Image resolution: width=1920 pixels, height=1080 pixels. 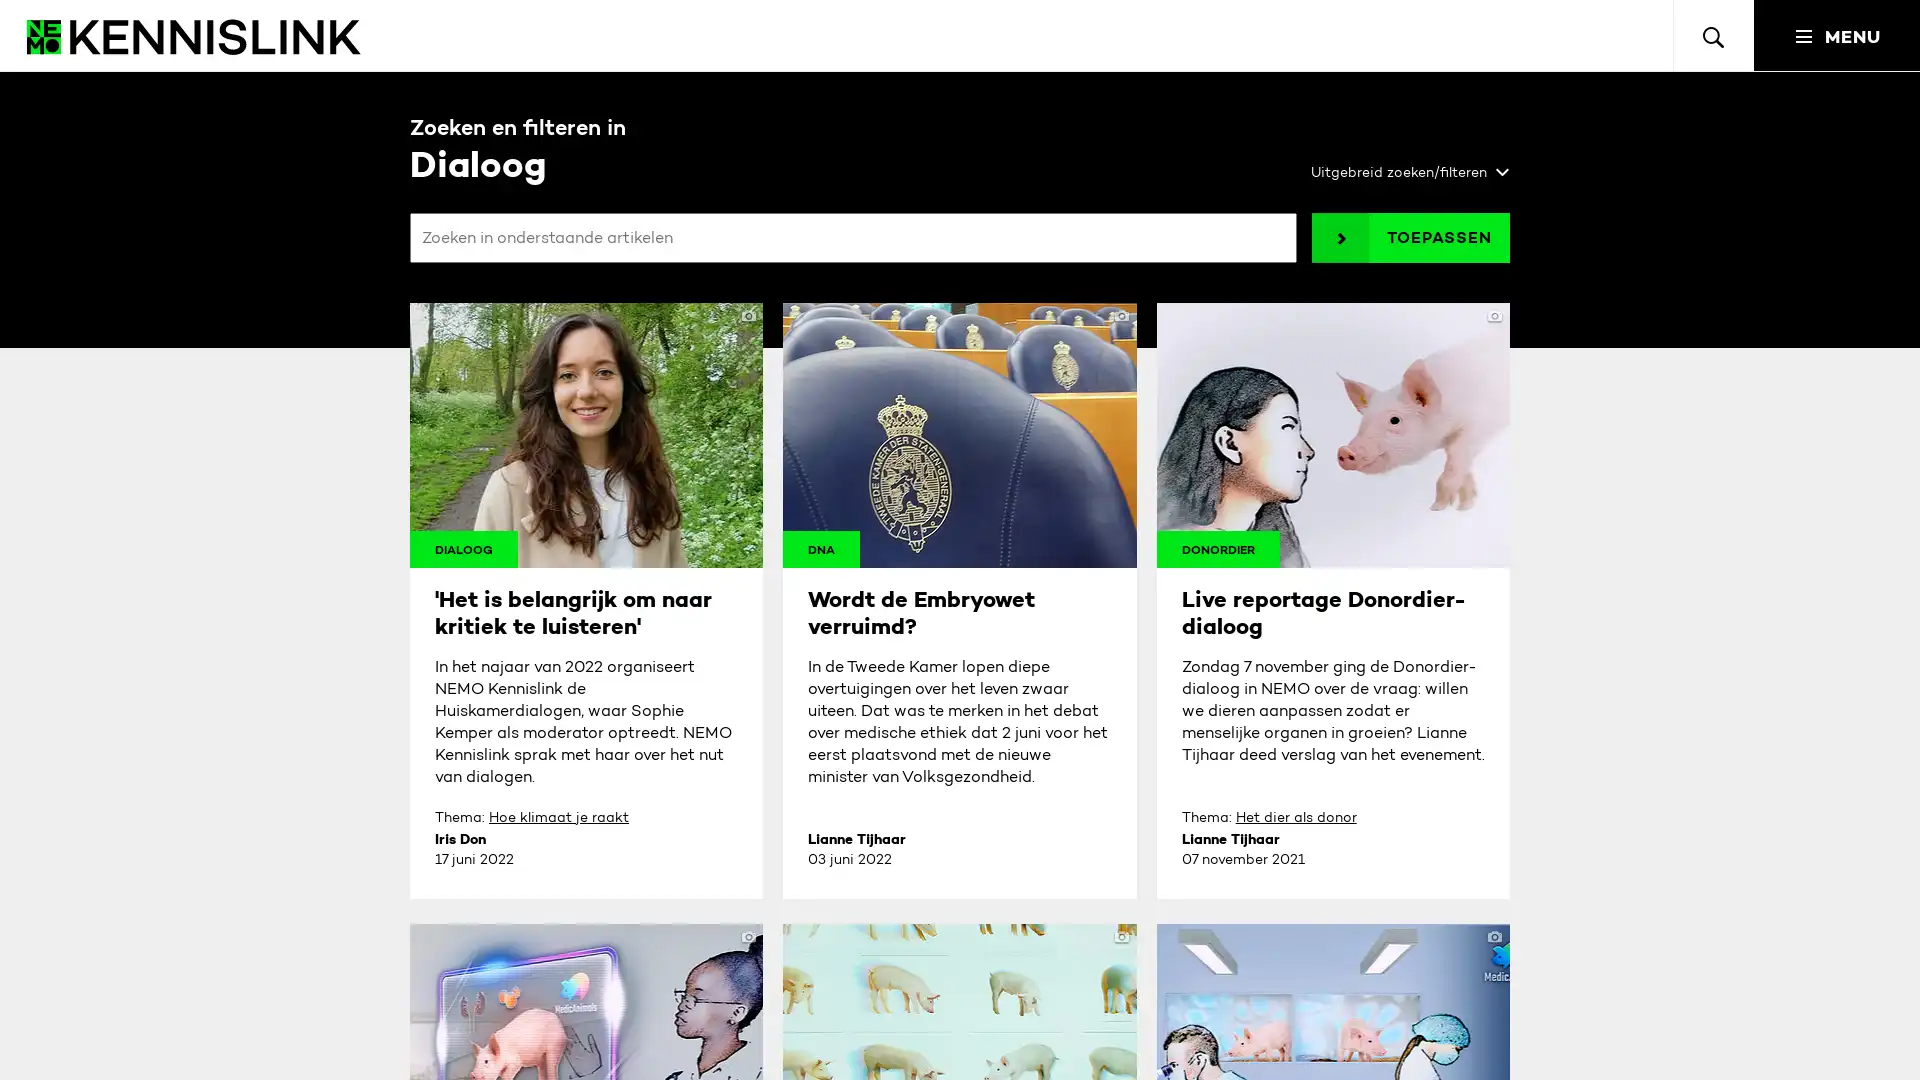 I want to click on TOEPASSEN, so click(x=1410, y=237).